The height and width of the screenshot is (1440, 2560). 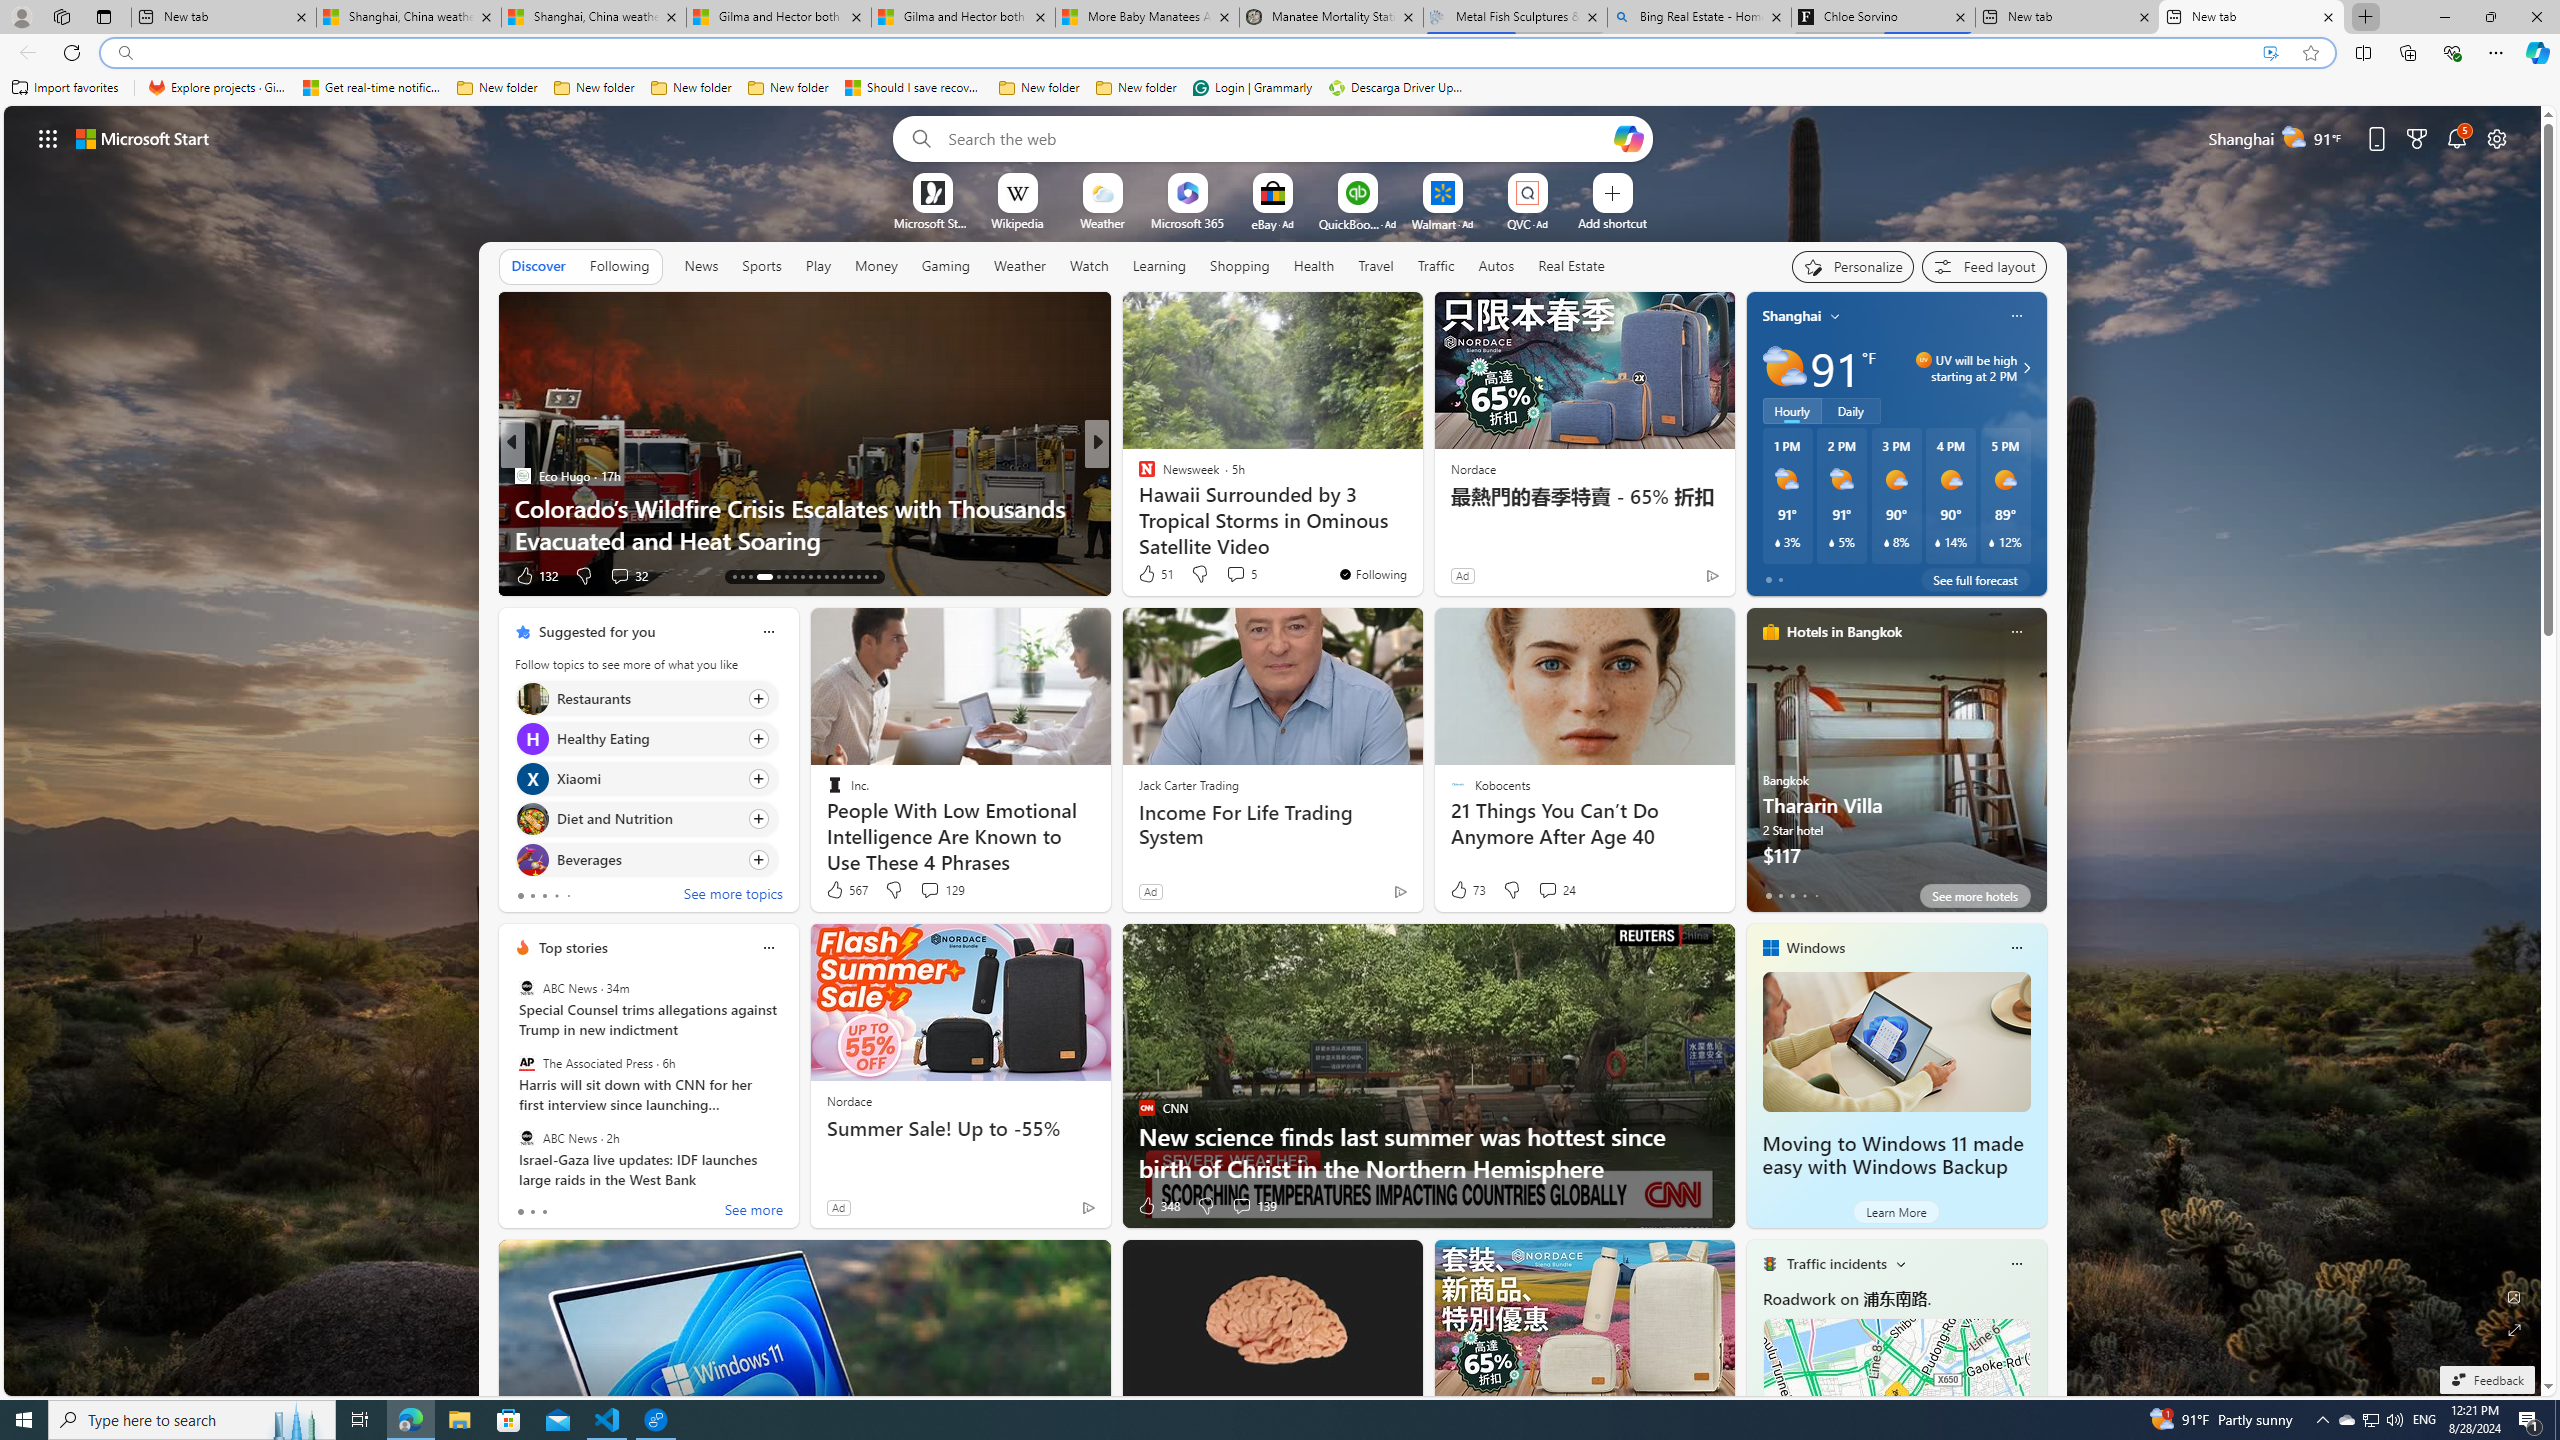 What do you see at coordinates (1147, 575) in the screenshot?
I see `'76 Like'` at bounding box center [1147, 575].